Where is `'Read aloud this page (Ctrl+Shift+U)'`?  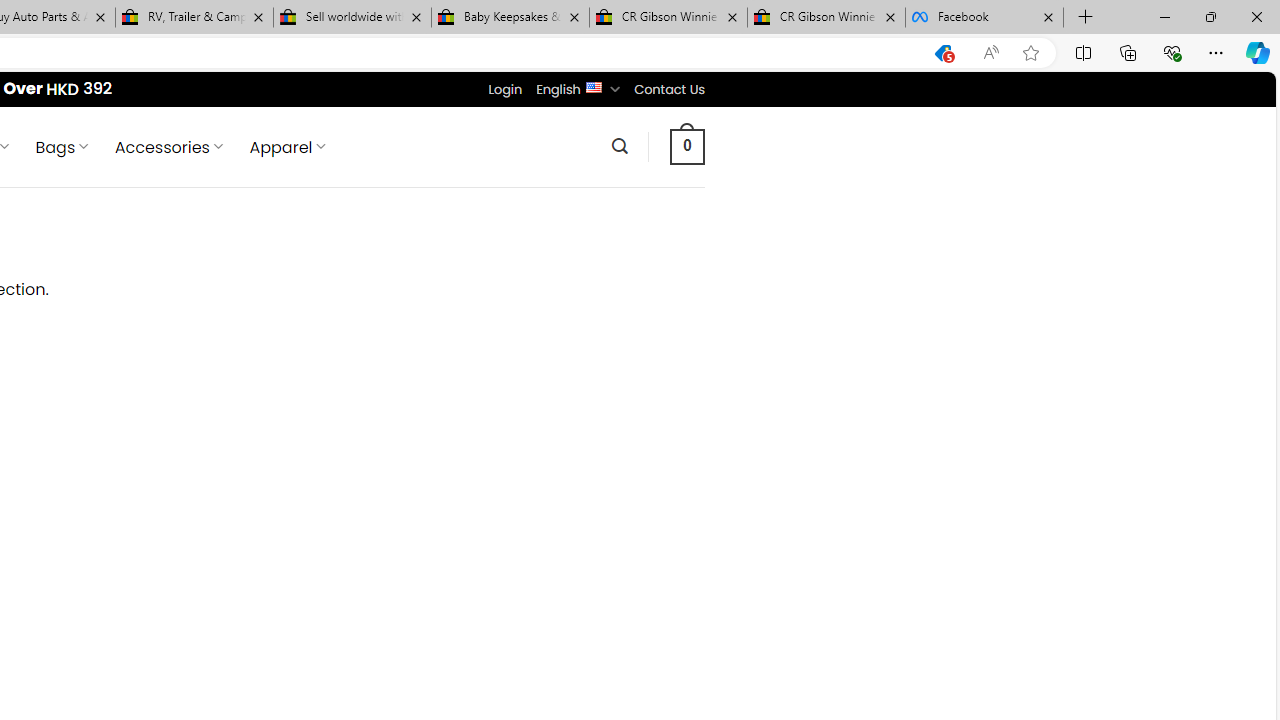 'Read aloud this page (Ctrl+Shift+U)' is located at coordinates (991, 52).